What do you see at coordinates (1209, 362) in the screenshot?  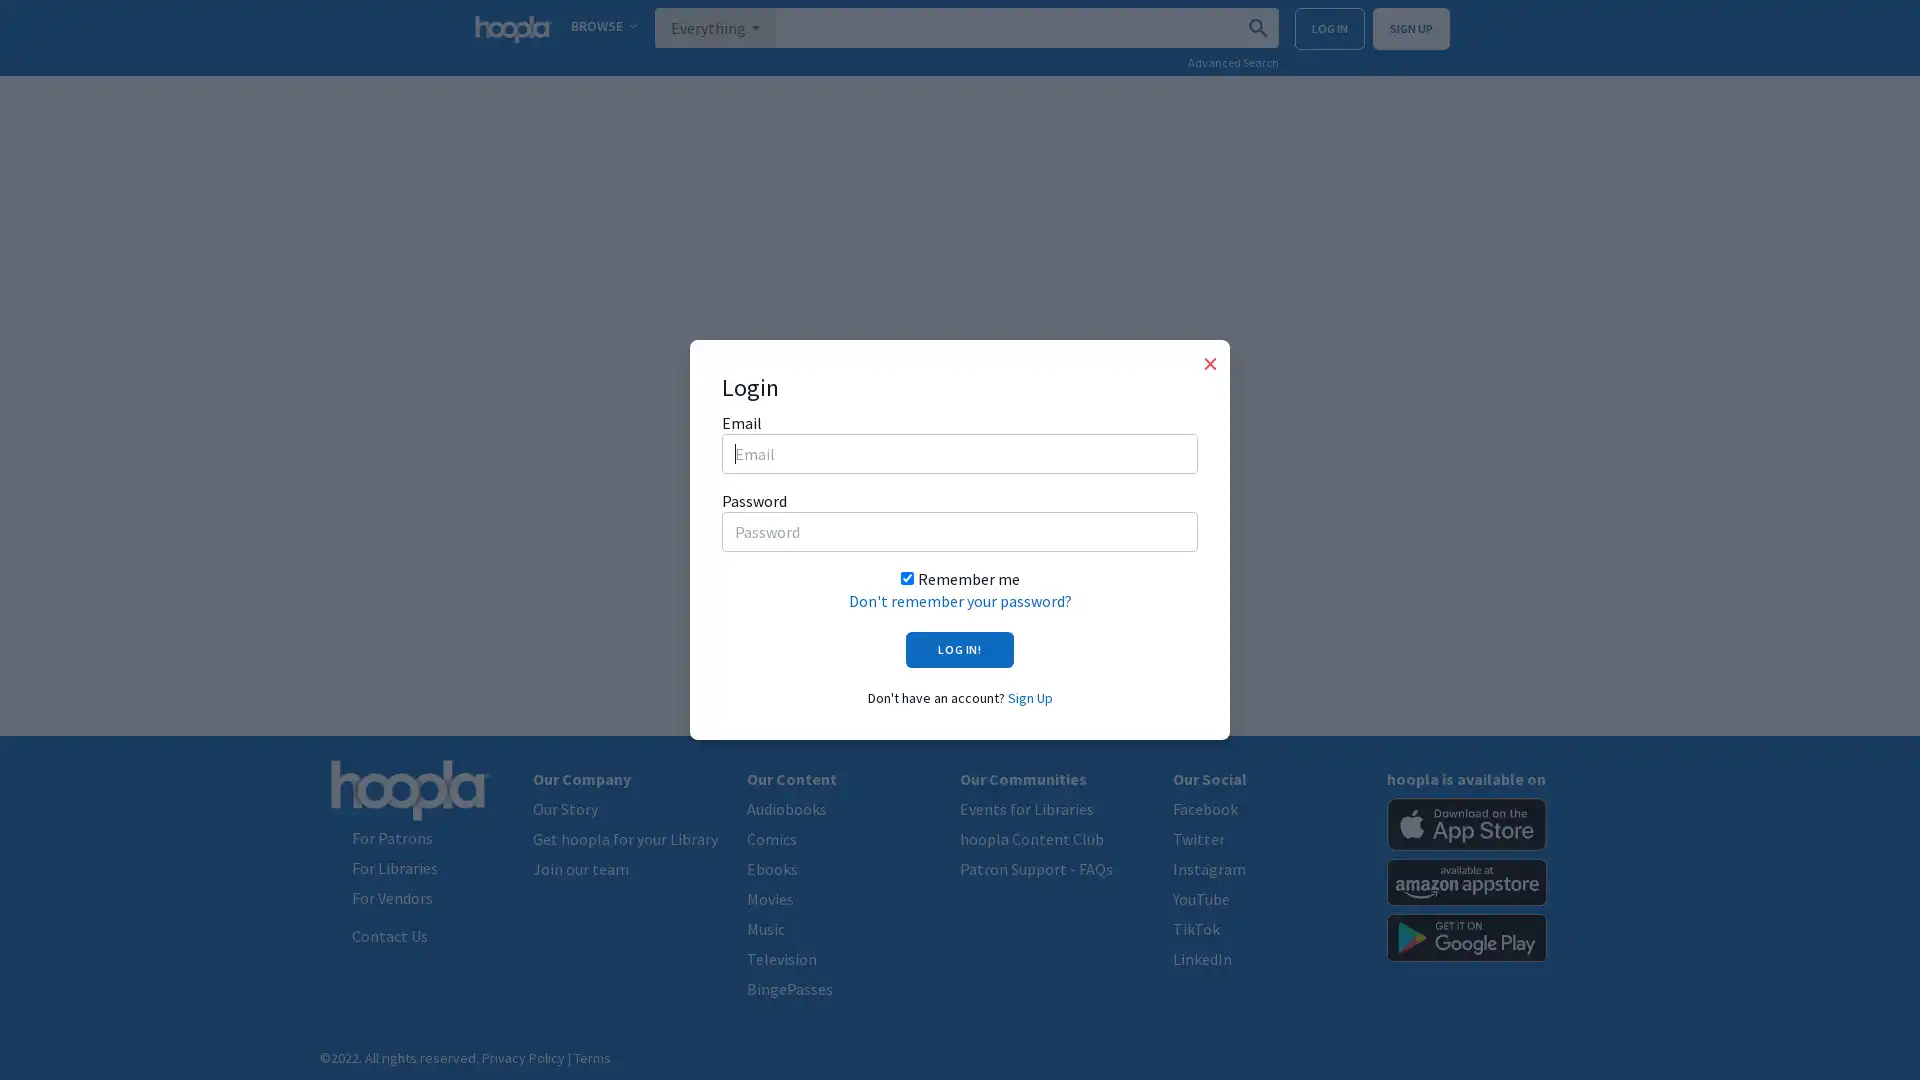 I see `Close` at bounding box center [1209, 362].